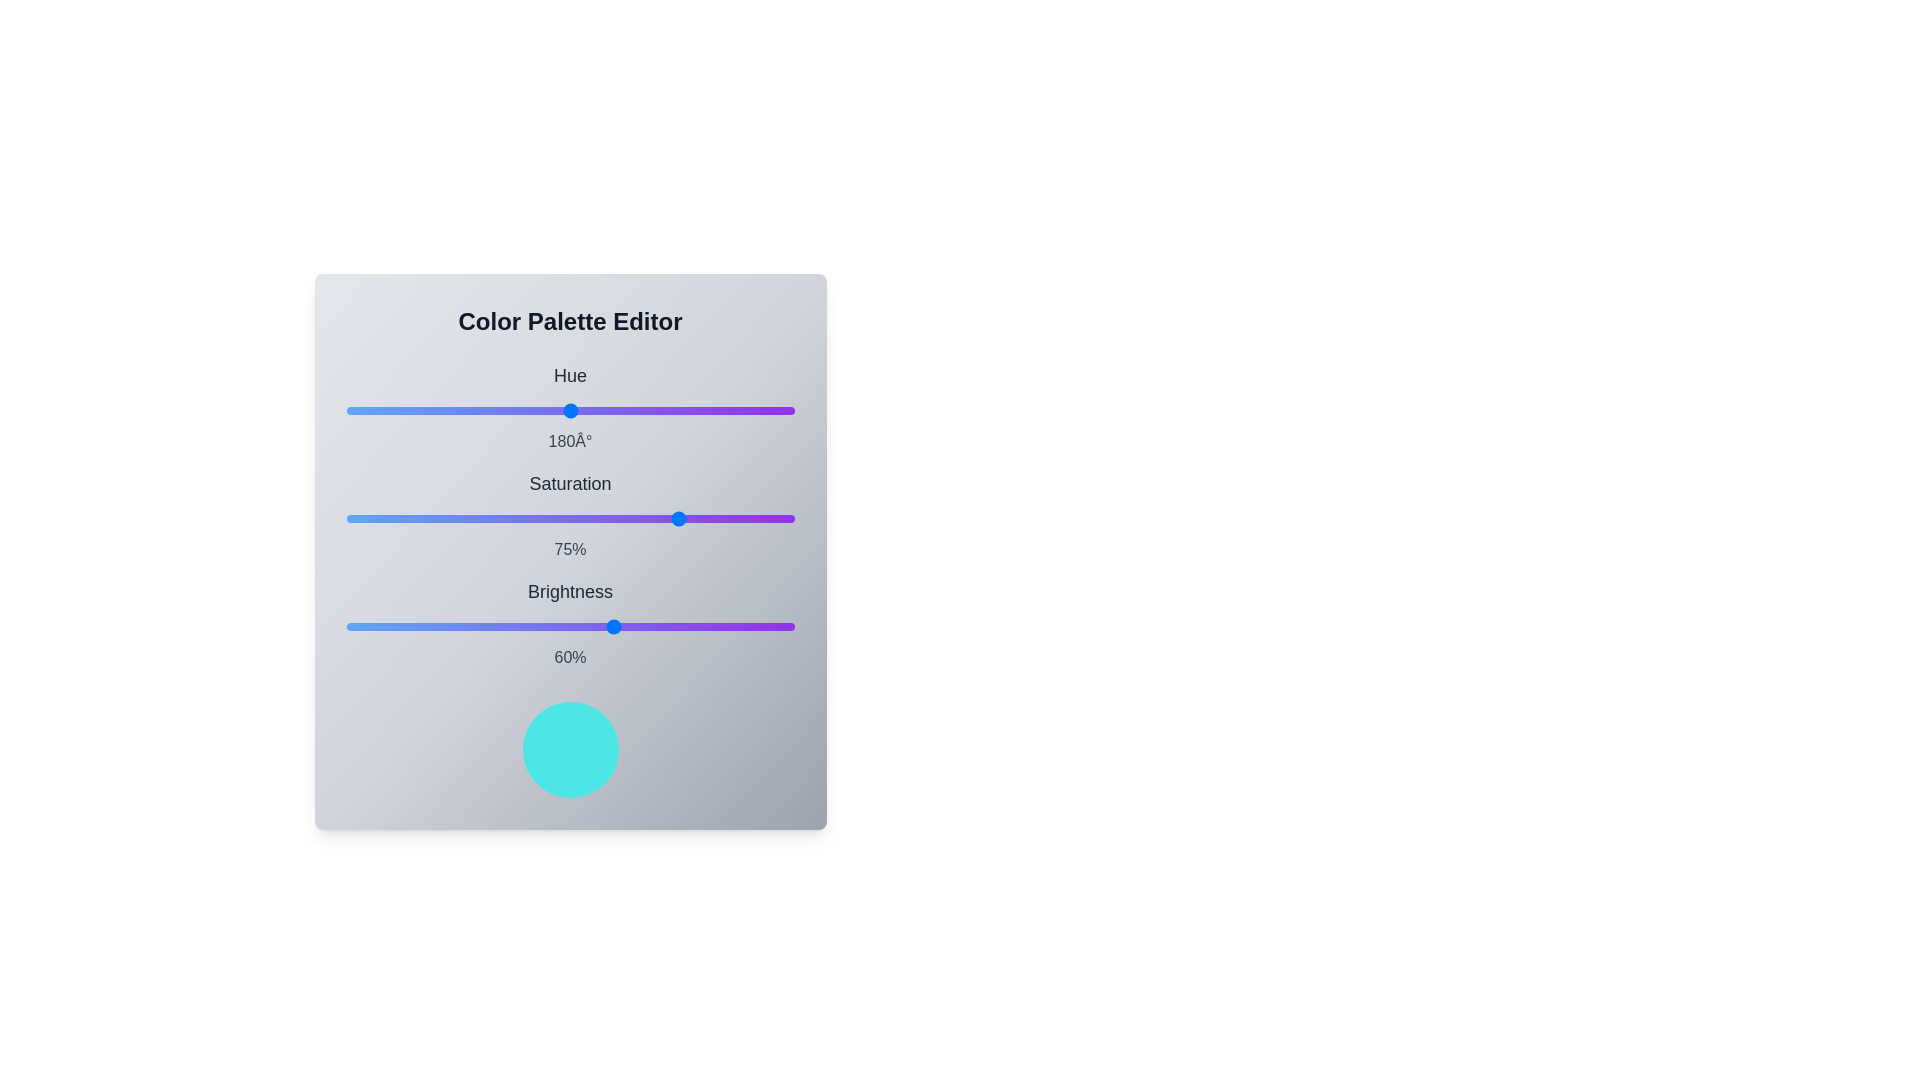 Image resolution: width=1920 pixels, height=1080 pixels. What do you see at coordinates (447, 410) in the screenshot?
I see `the hue slider to set its value to 82` at bounding box center [447, 410].